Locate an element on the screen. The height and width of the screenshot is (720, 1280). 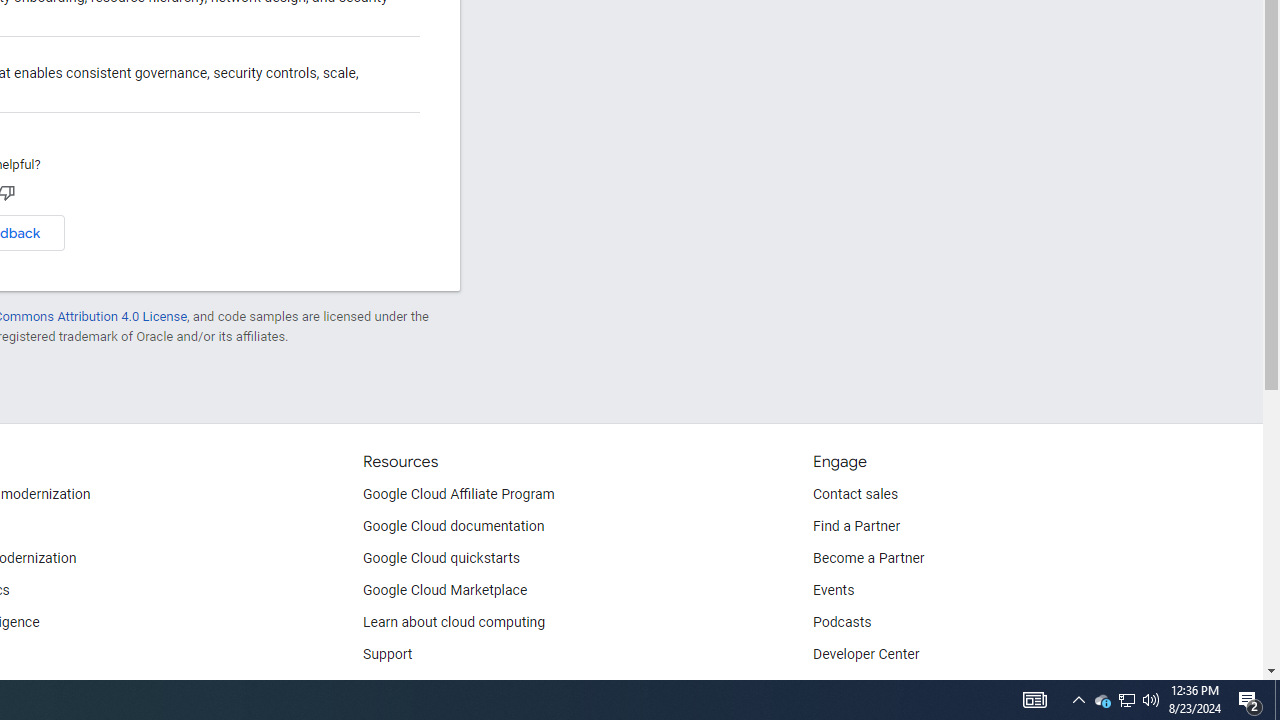
'Contact sales' is located at coordinates (855, 495).